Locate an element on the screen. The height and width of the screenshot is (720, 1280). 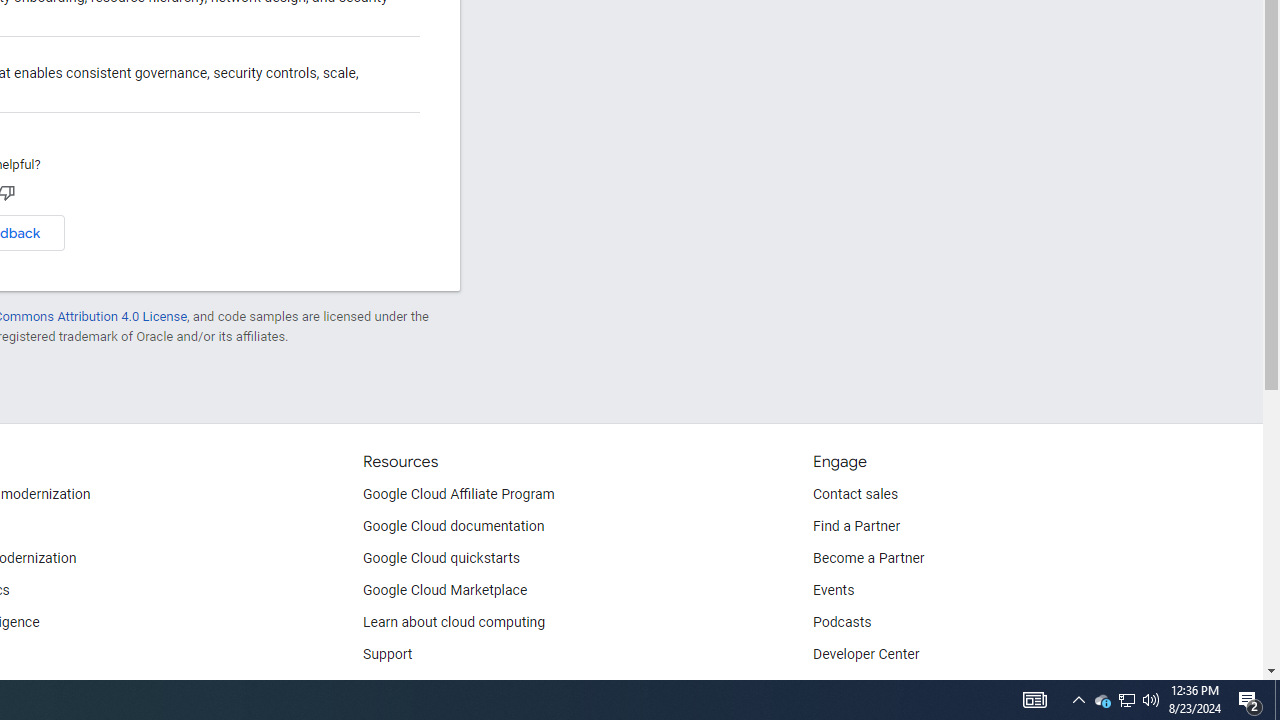
'Contact sales' is located at coordinates (855, 495).